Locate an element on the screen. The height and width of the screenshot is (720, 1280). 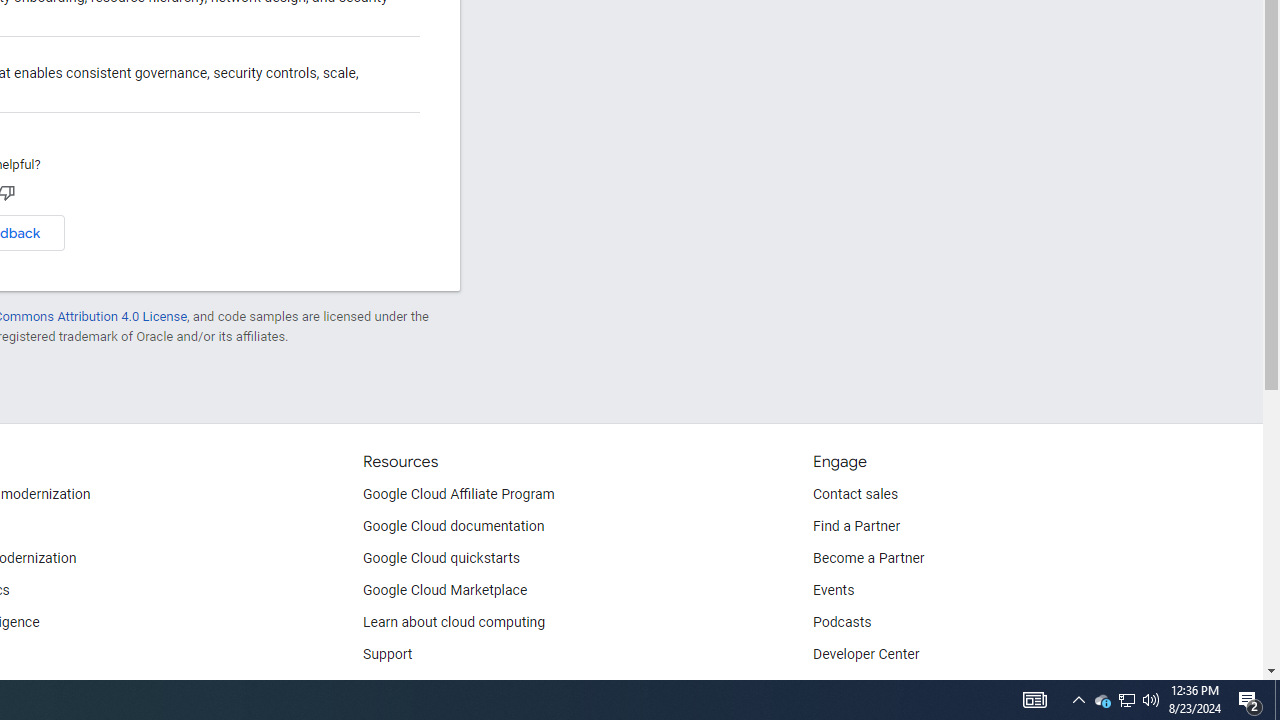
'Contact sales' is located at coordinates (855, 495).